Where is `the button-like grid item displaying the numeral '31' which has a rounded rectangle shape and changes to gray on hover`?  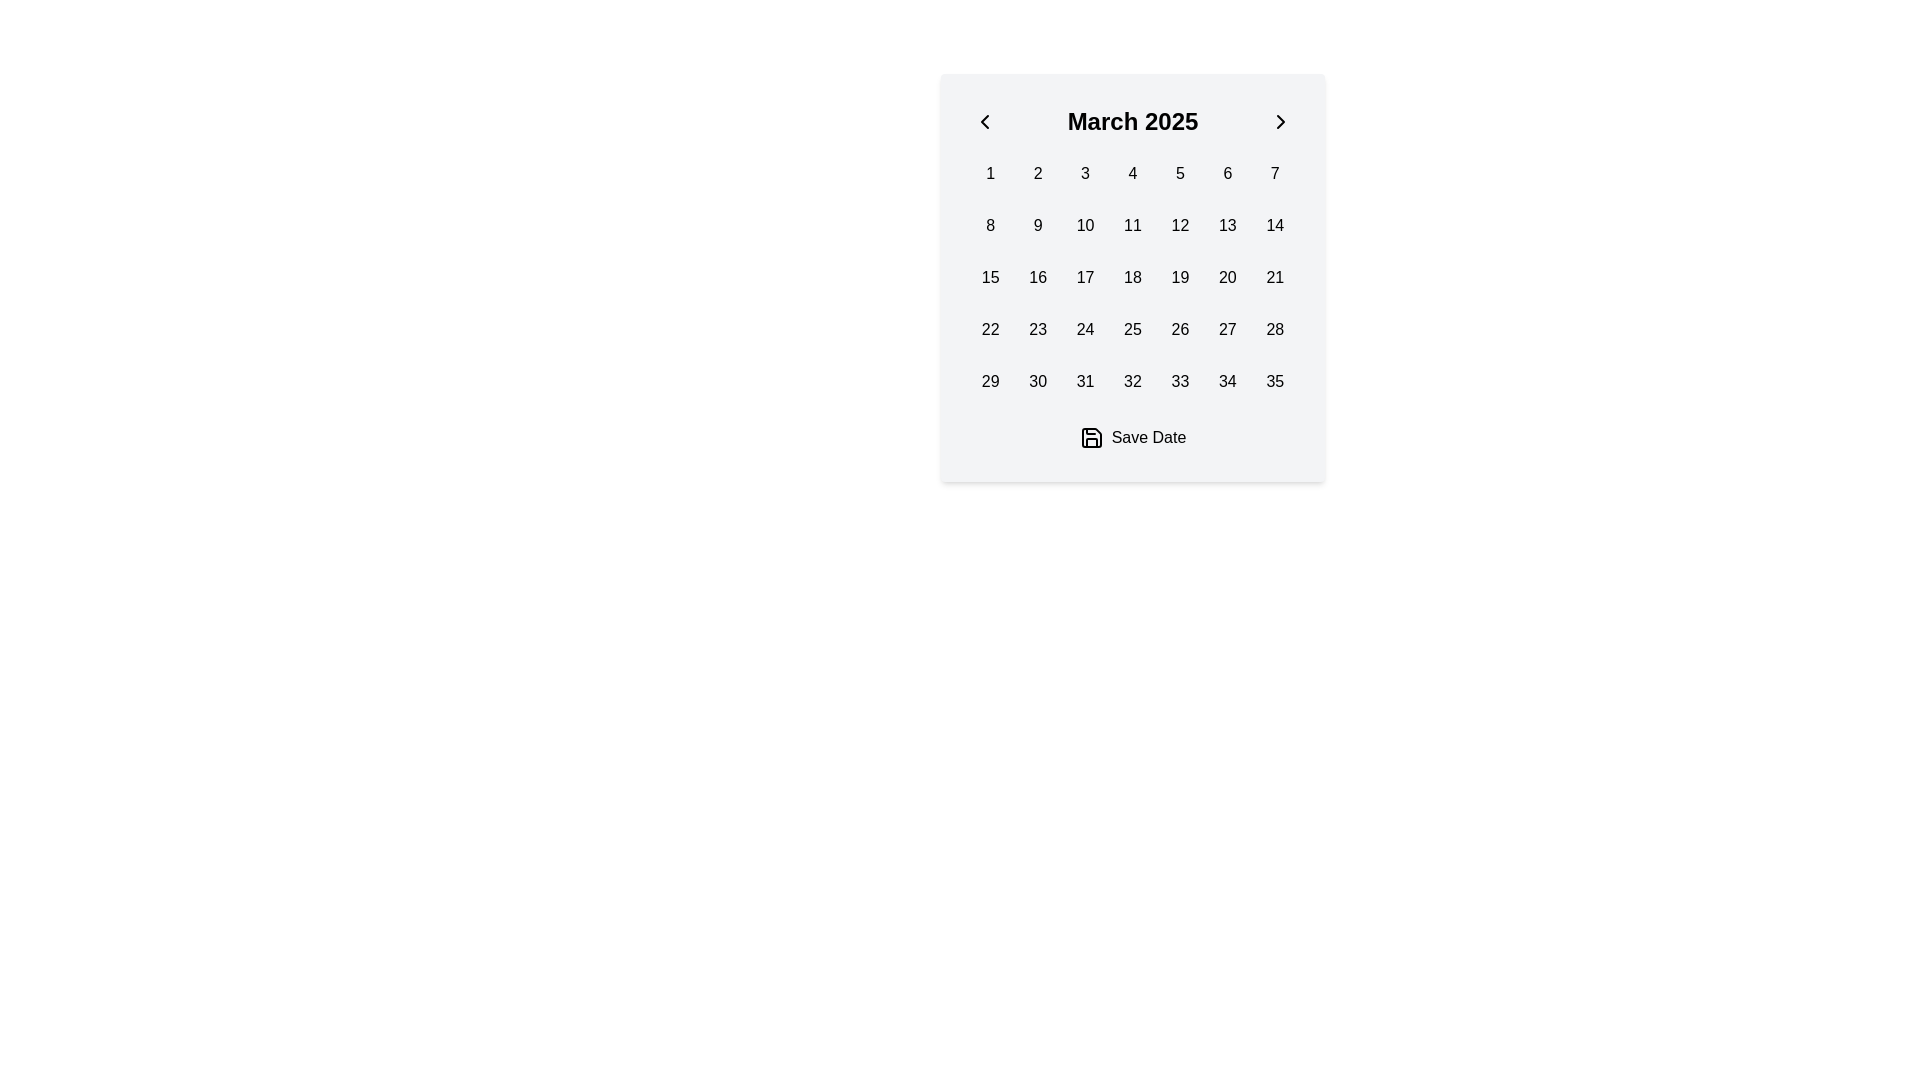 the button-like grid item displaying the numeral '31' which has a rounded rectangle shape and changes to gray on hover is located at coordinates (1084, 381).